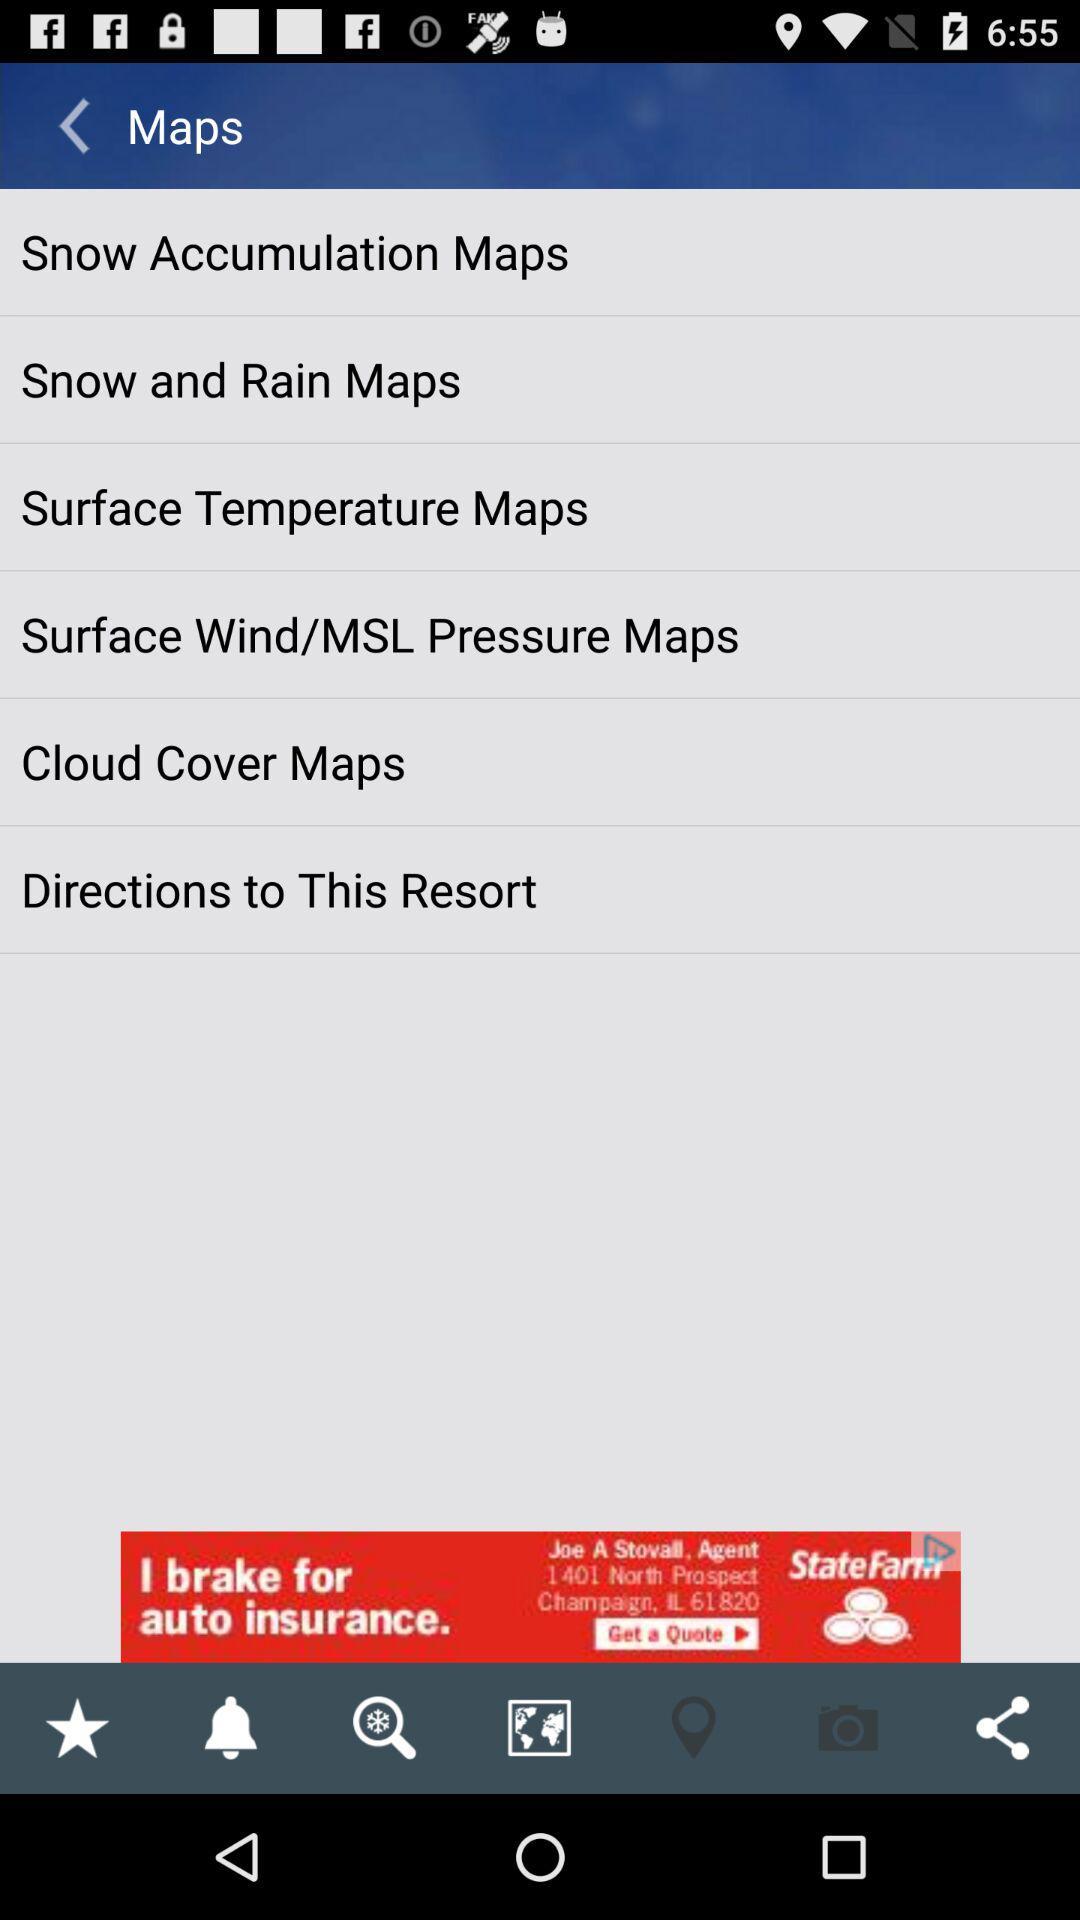 This screenshot has height=1920, width=1080. What do you see at coordinates (1002, 1848) in the screenshot?
I see `the share icon` at bounding box center [1002, 1848].